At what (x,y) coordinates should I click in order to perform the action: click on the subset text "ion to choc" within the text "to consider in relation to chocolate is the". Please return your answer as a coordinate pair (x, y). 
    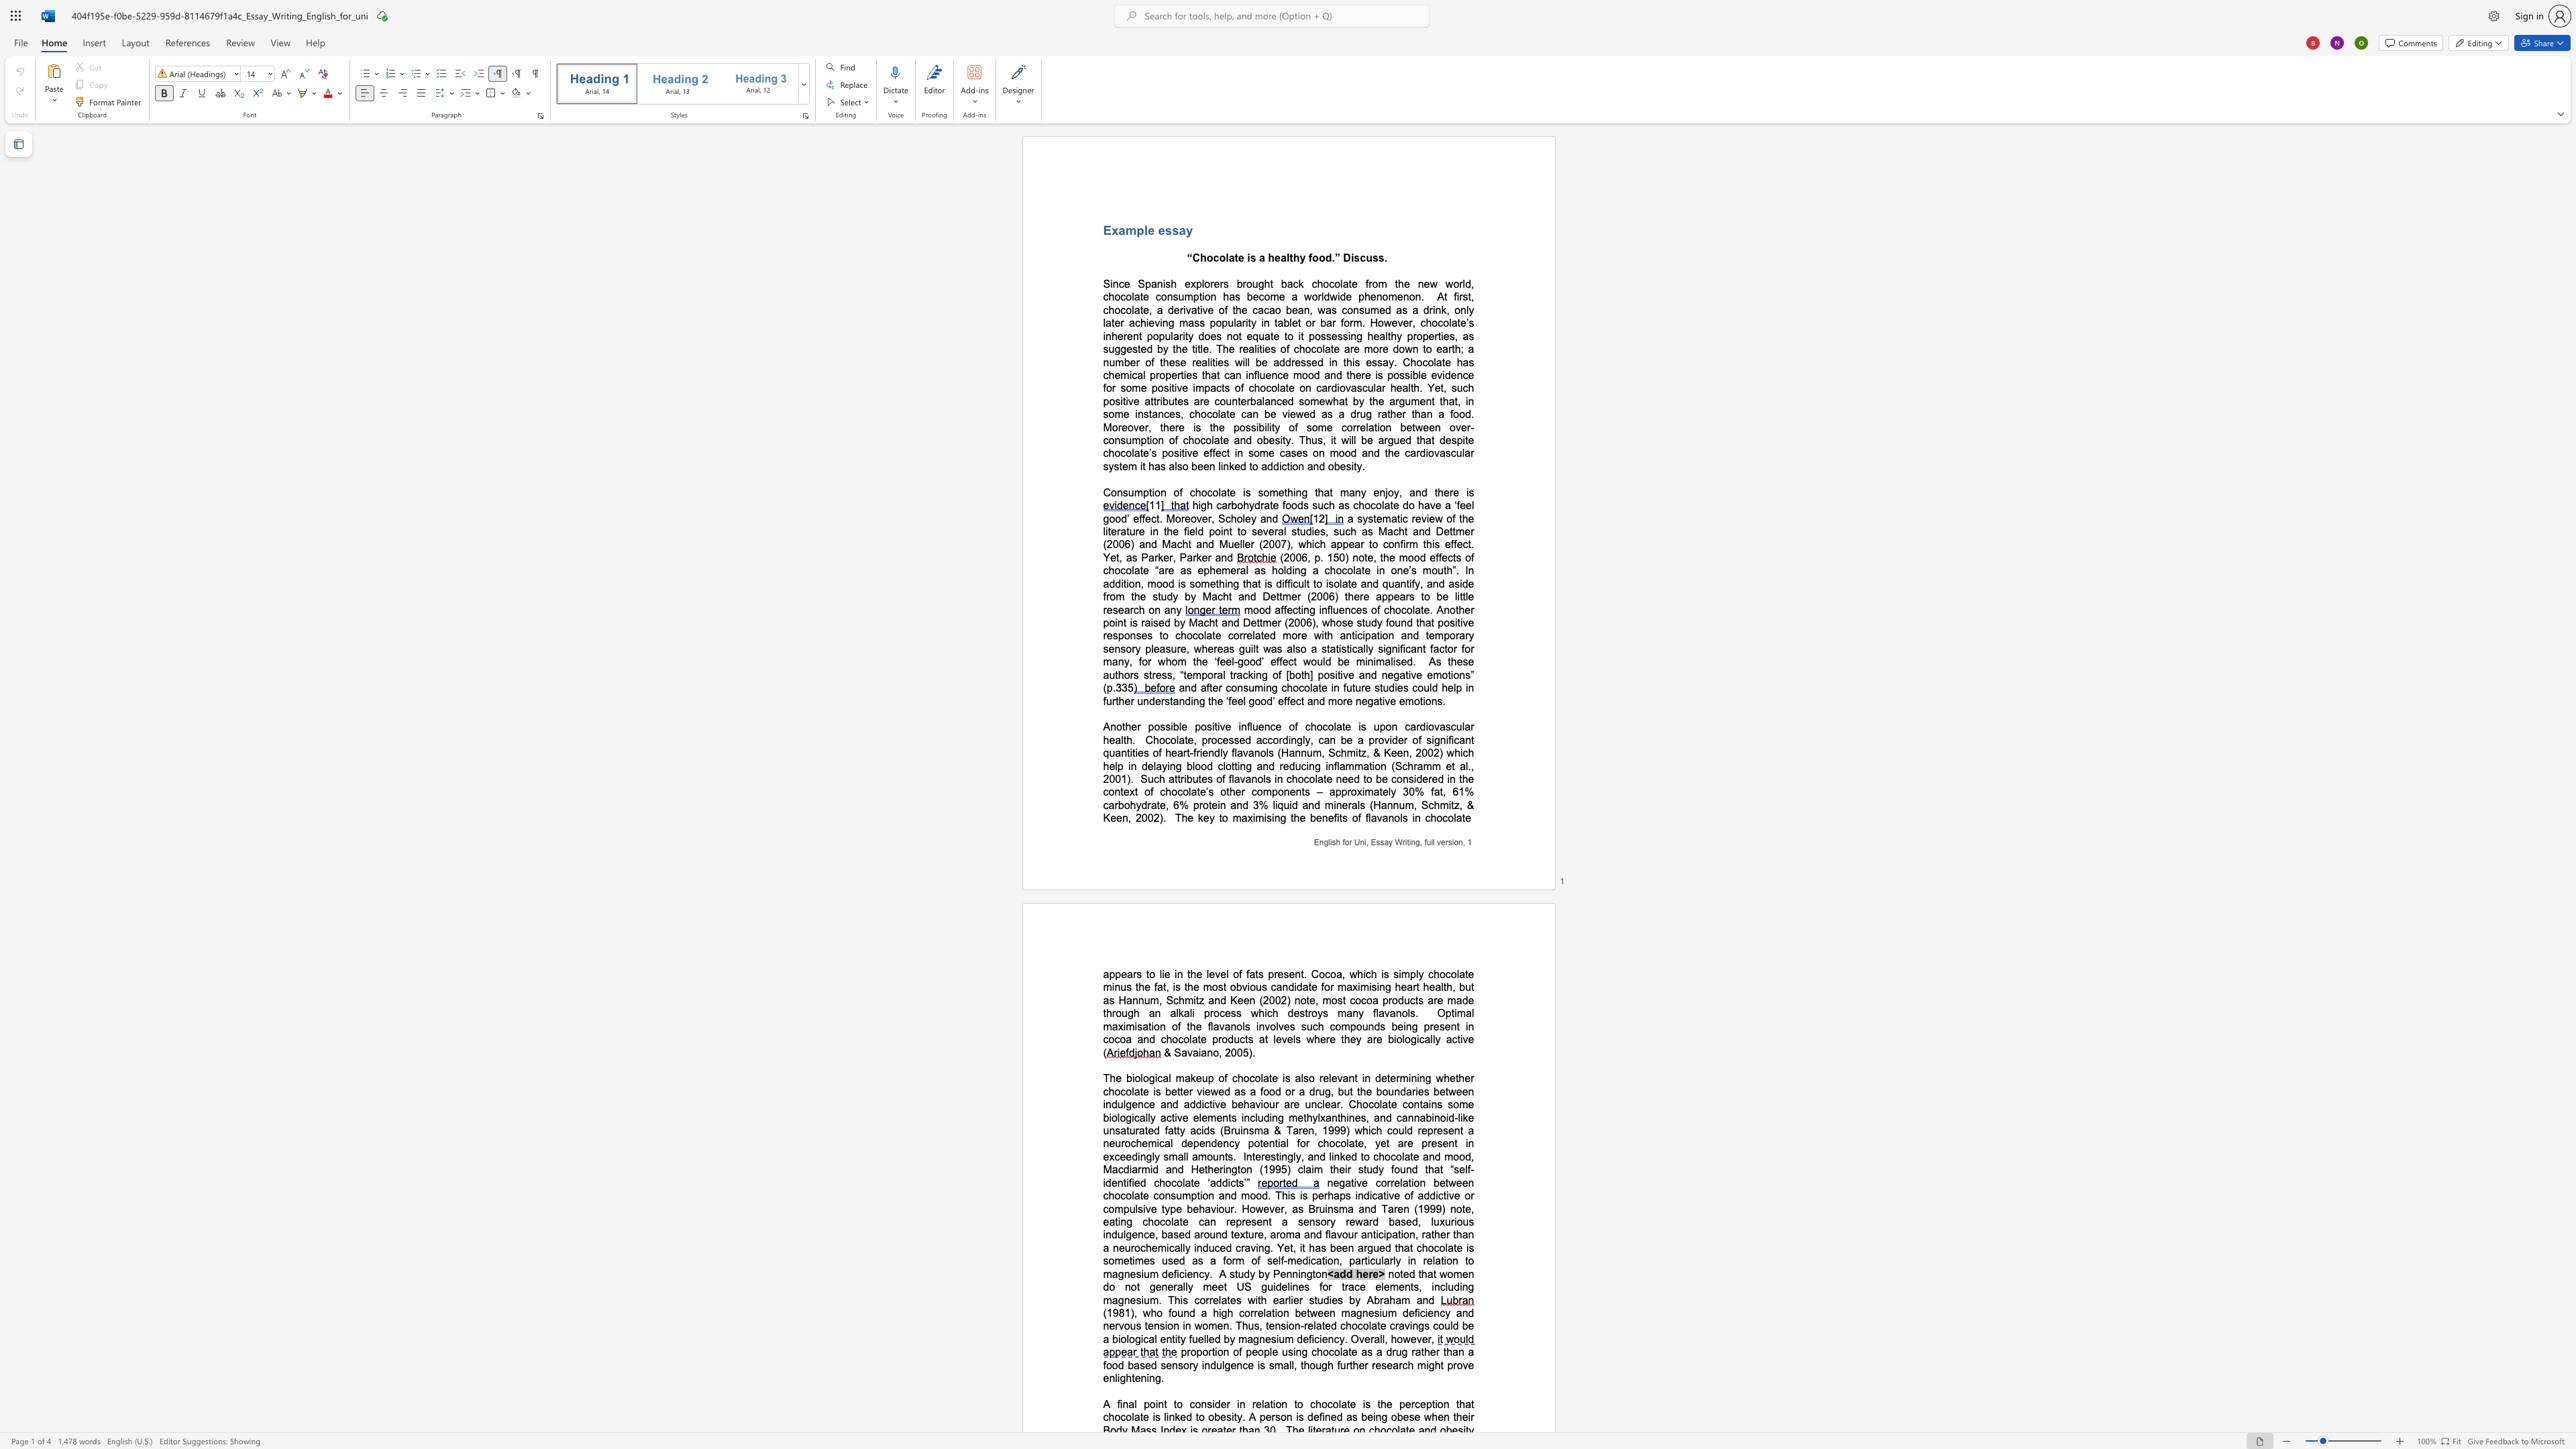
    Looking at the image, I should click on (1272, 1403).